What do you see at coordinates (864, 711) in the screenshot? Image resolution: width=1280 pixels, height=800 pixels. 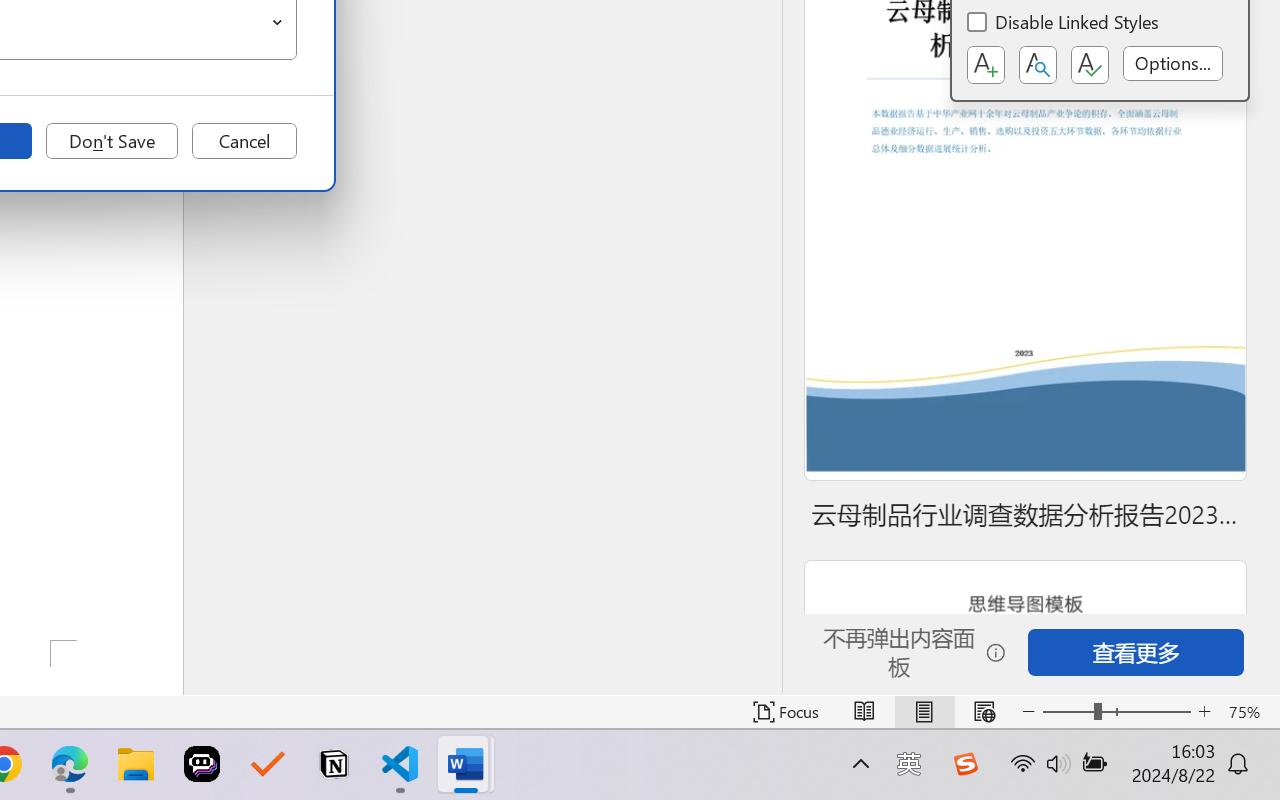 I see `'Read Mode'` at bounding box center [864, 711].